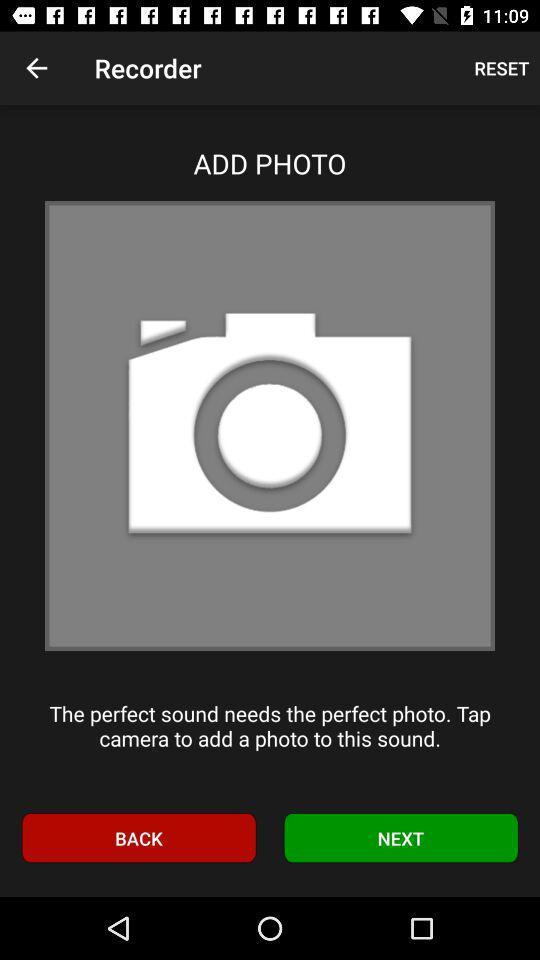  What do you see at coordinates (137, 838) in the screenshot?
I see `the item to the left of next` at bounding box center [137, 838].